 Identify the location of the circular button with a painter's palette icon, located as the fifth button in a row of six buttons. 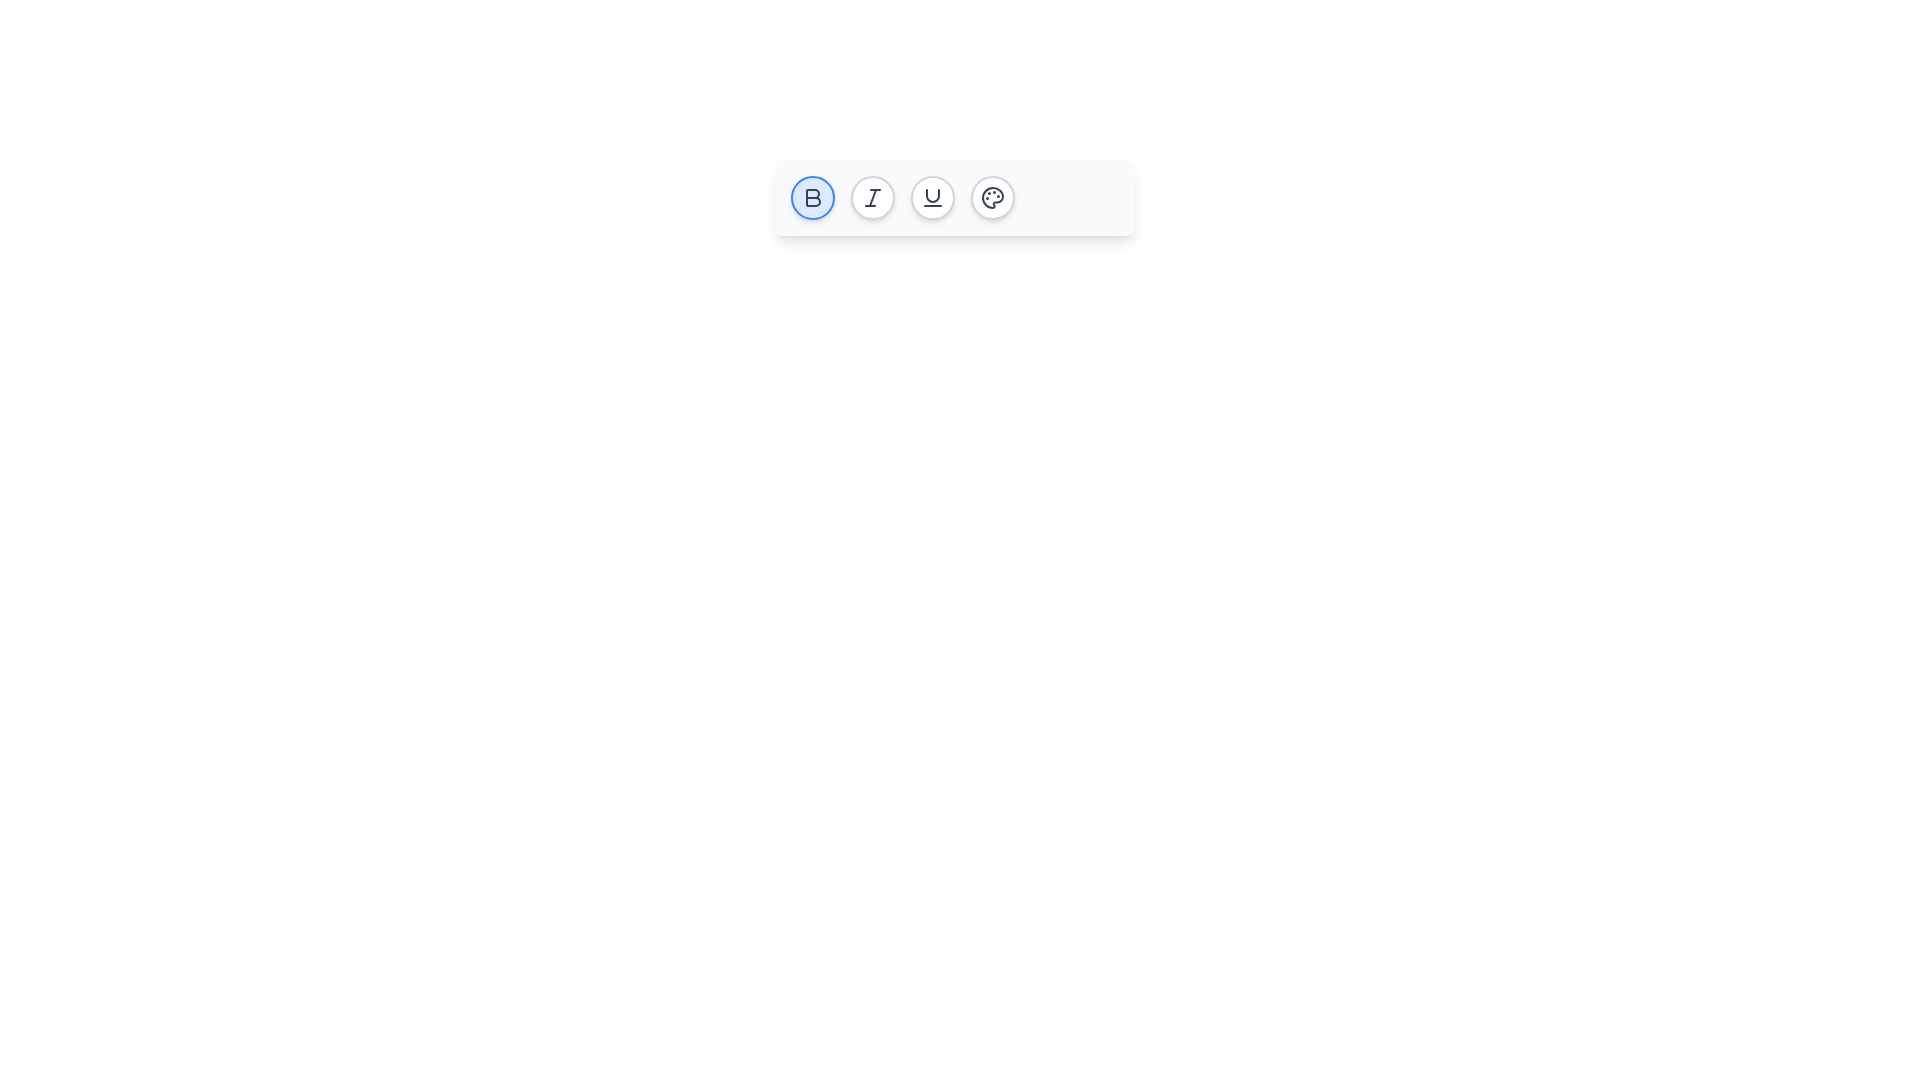
(993, 197).